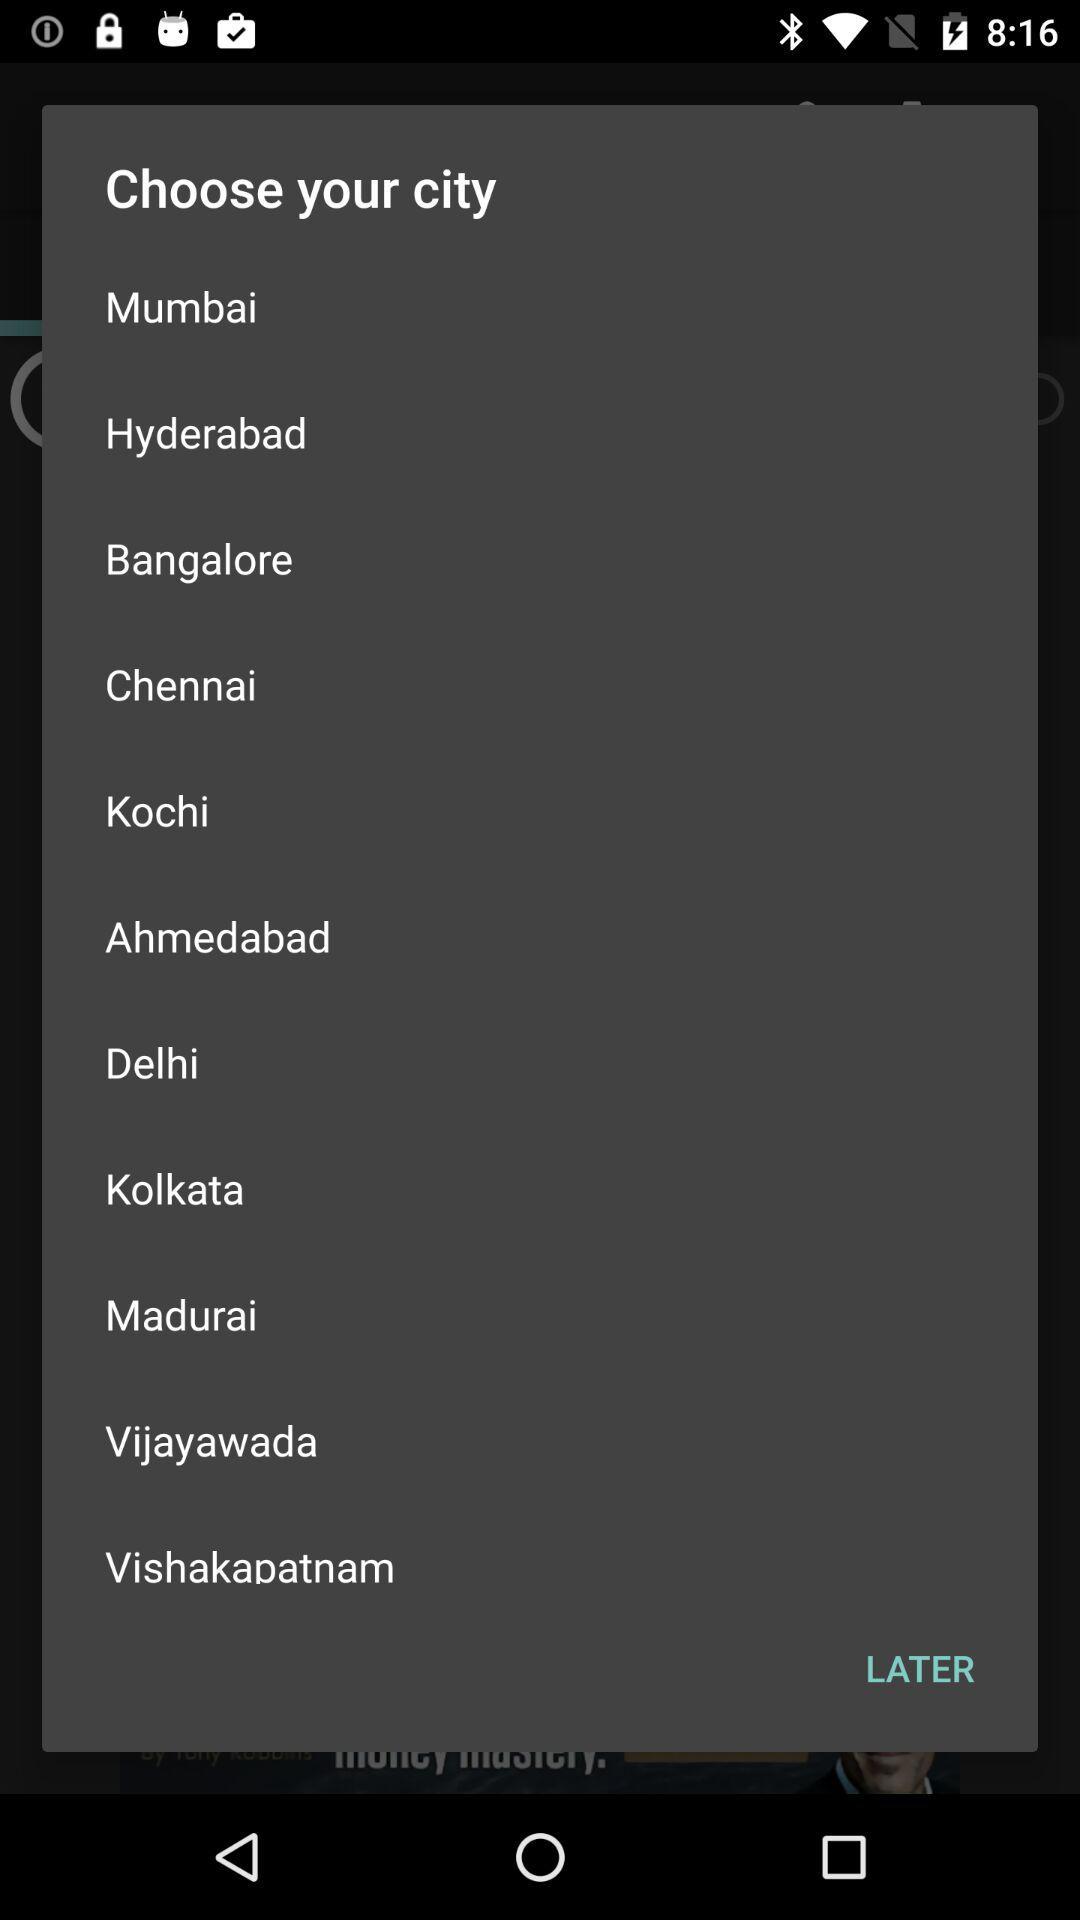 The width and height of the screenshot is (1080, 1920). I want to click on madurai item, so click(540, 1314).